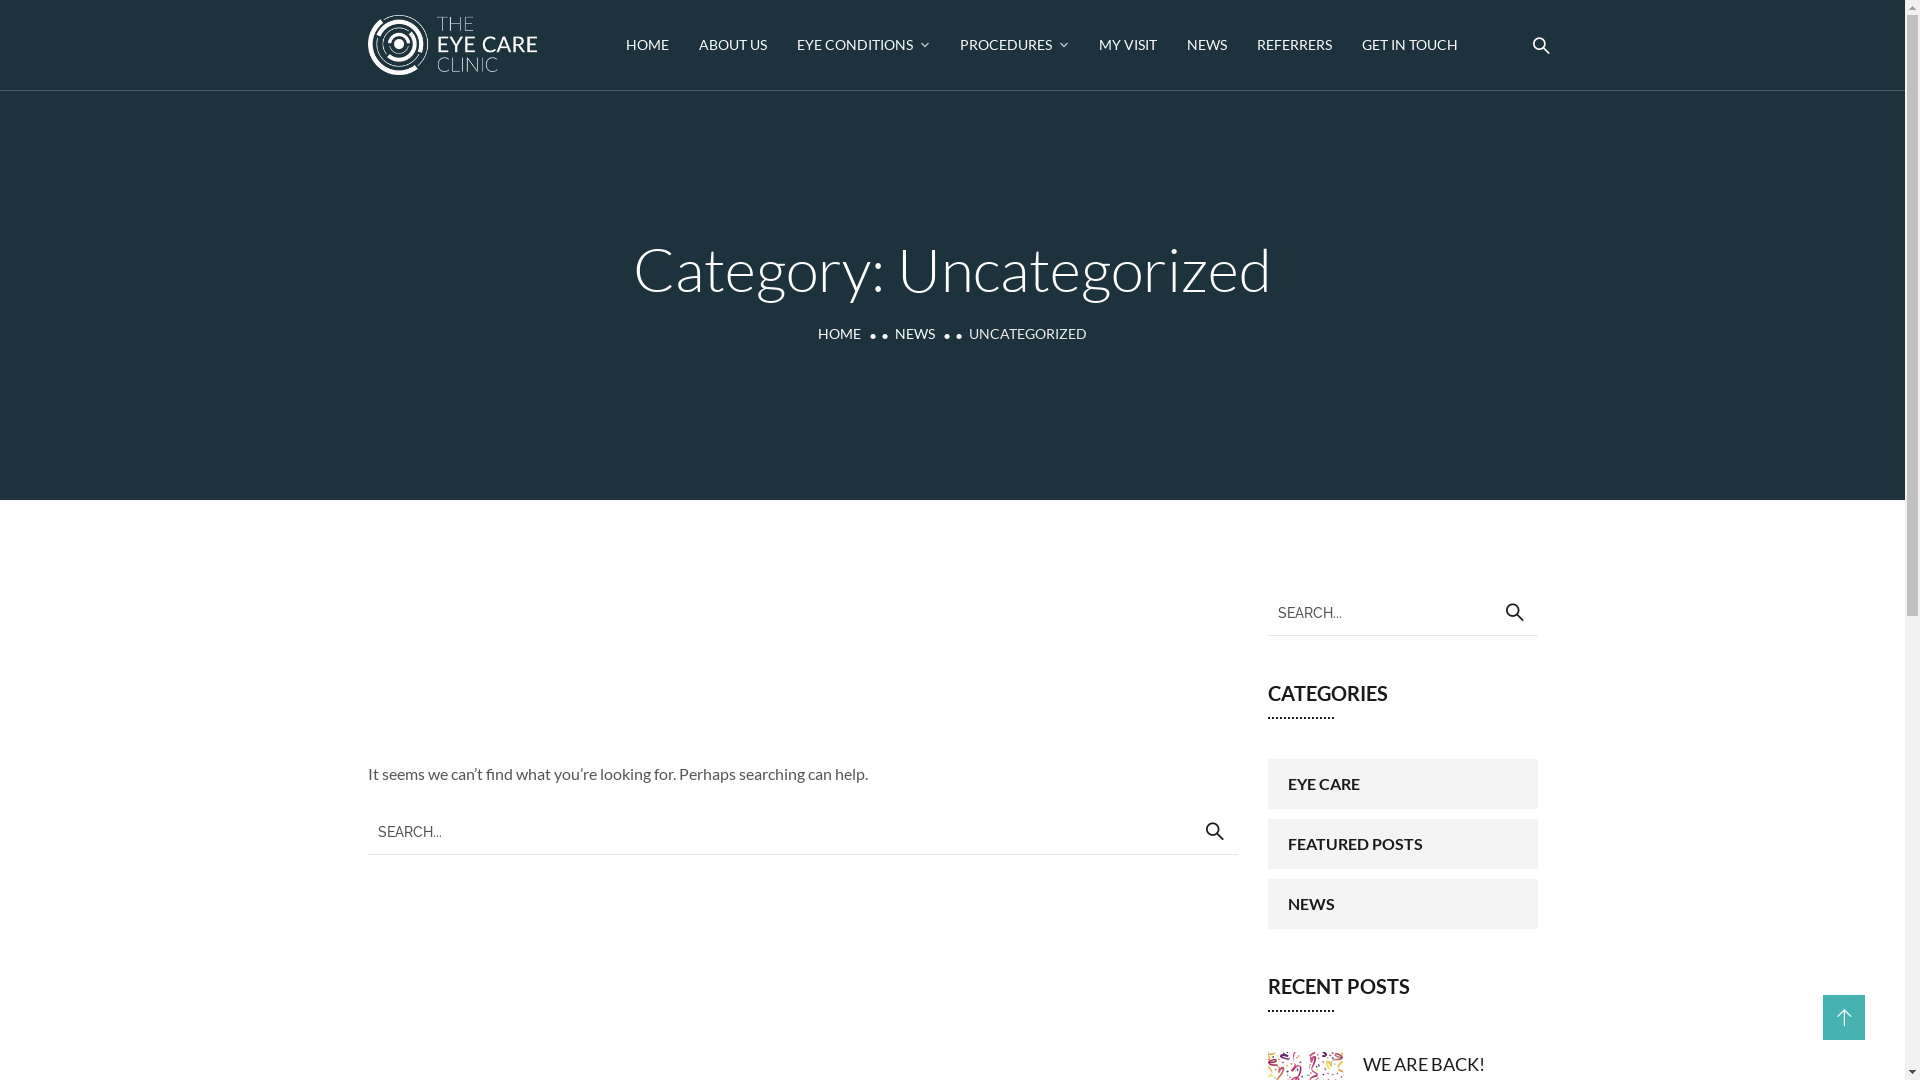 Image resolution: width=1920 pixels, height=1080 pixels. What do you see at coordinates (732, 45) in the screenshot?
I see `'ABOUT US'` at bounding box center [732, 45].